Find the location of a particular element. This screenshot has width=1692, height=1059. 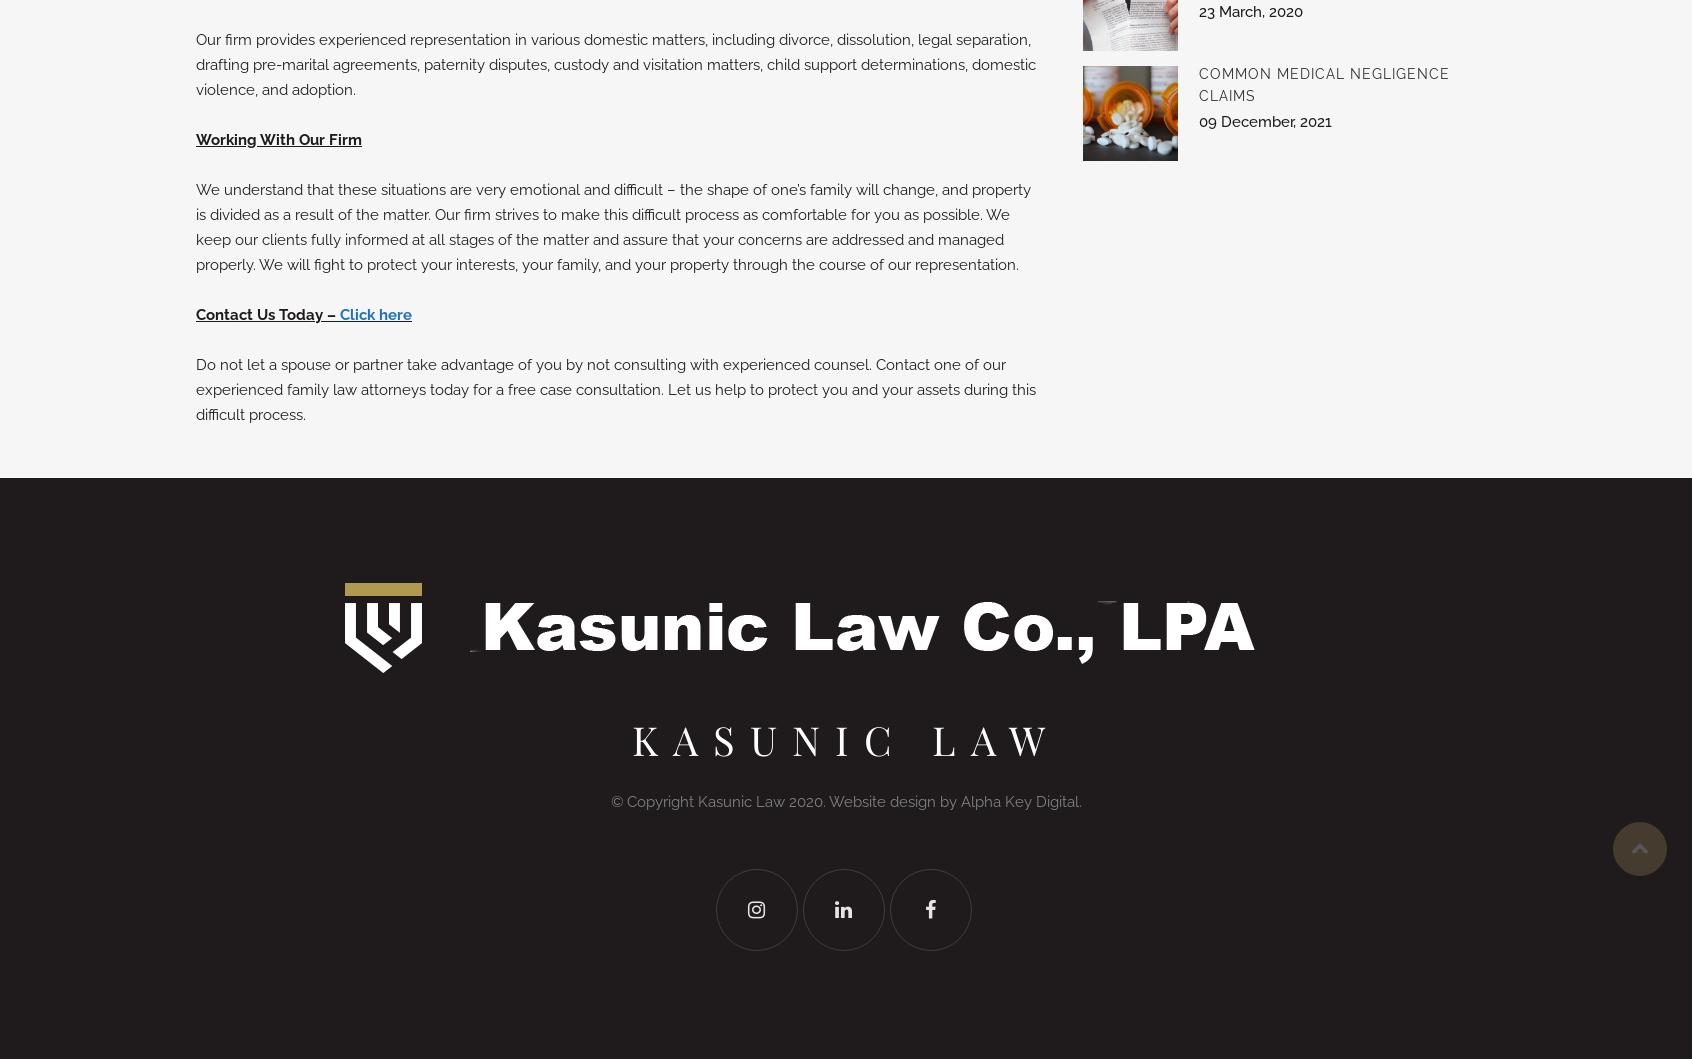

'23 March, 2020' is located at coordinates (1196, 11).